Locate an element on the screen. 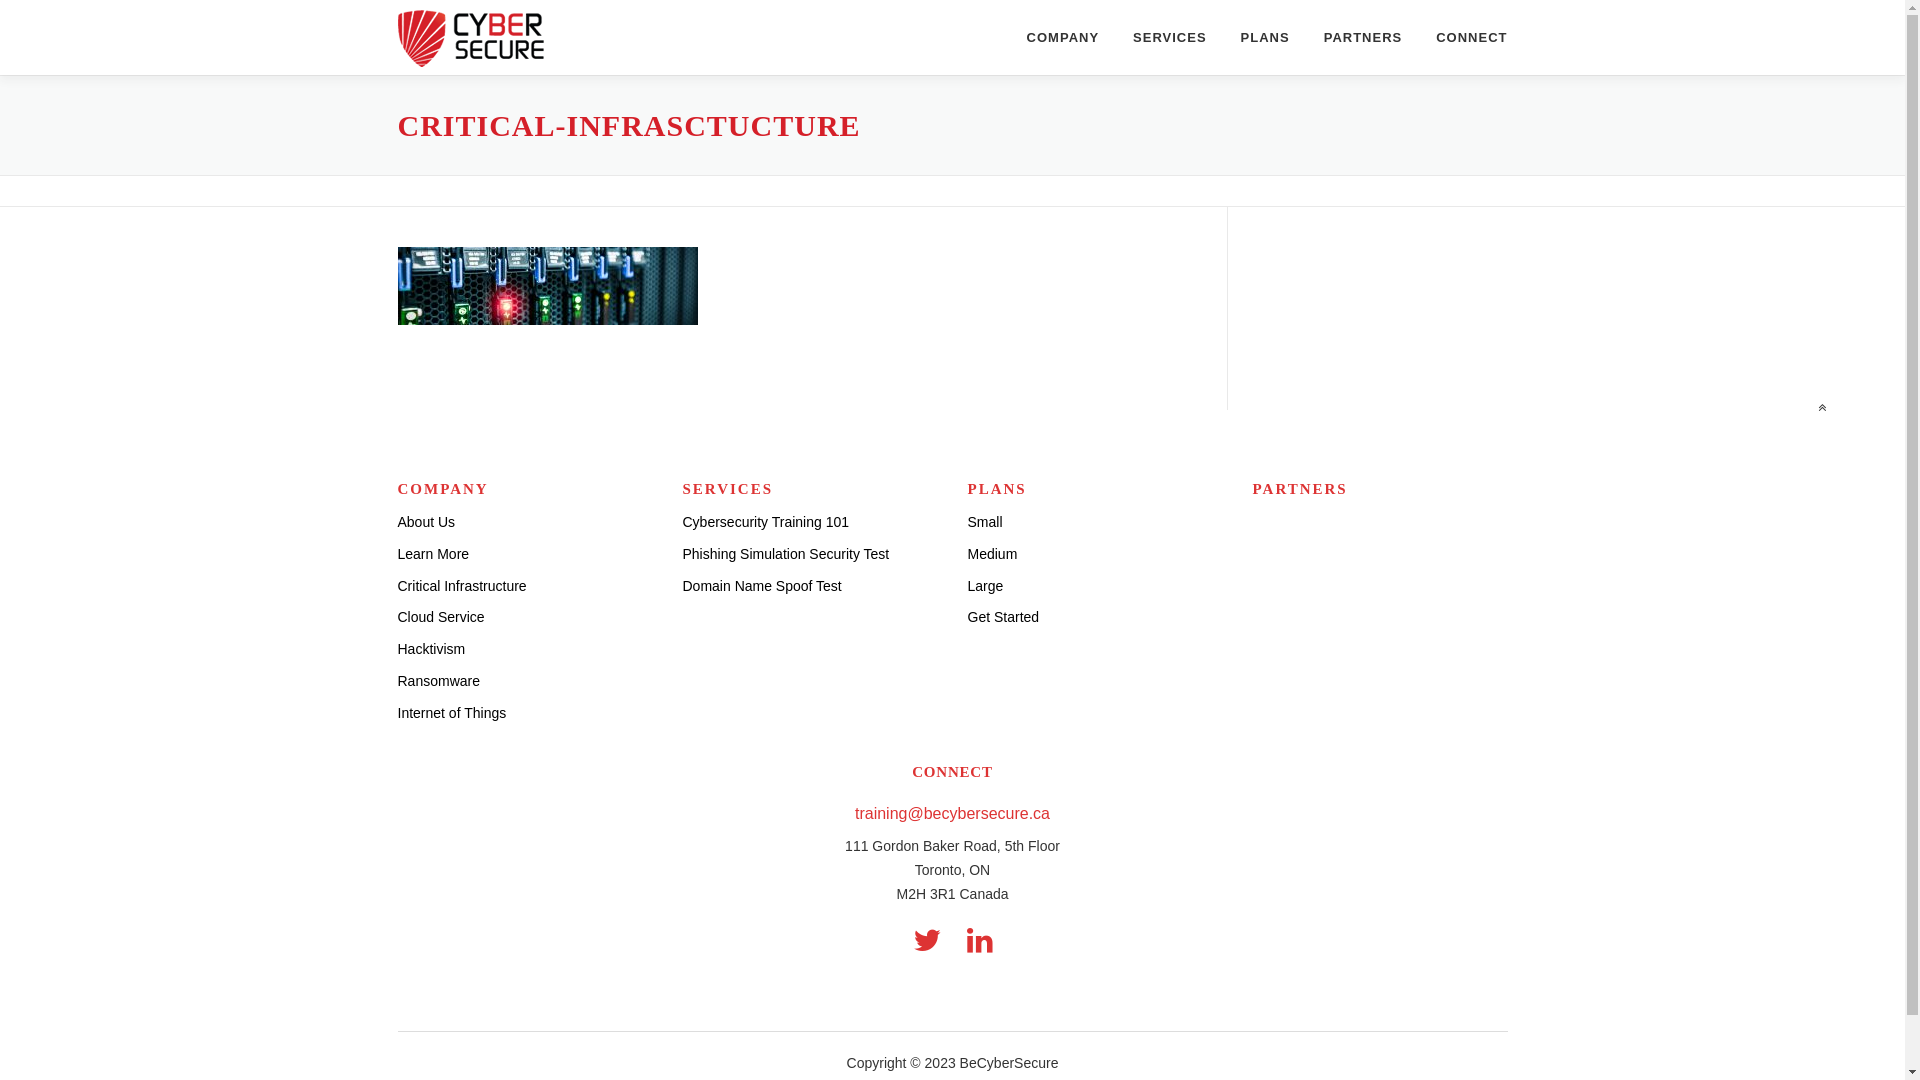  'LinkedIn' is located at coordinates (979, 940).